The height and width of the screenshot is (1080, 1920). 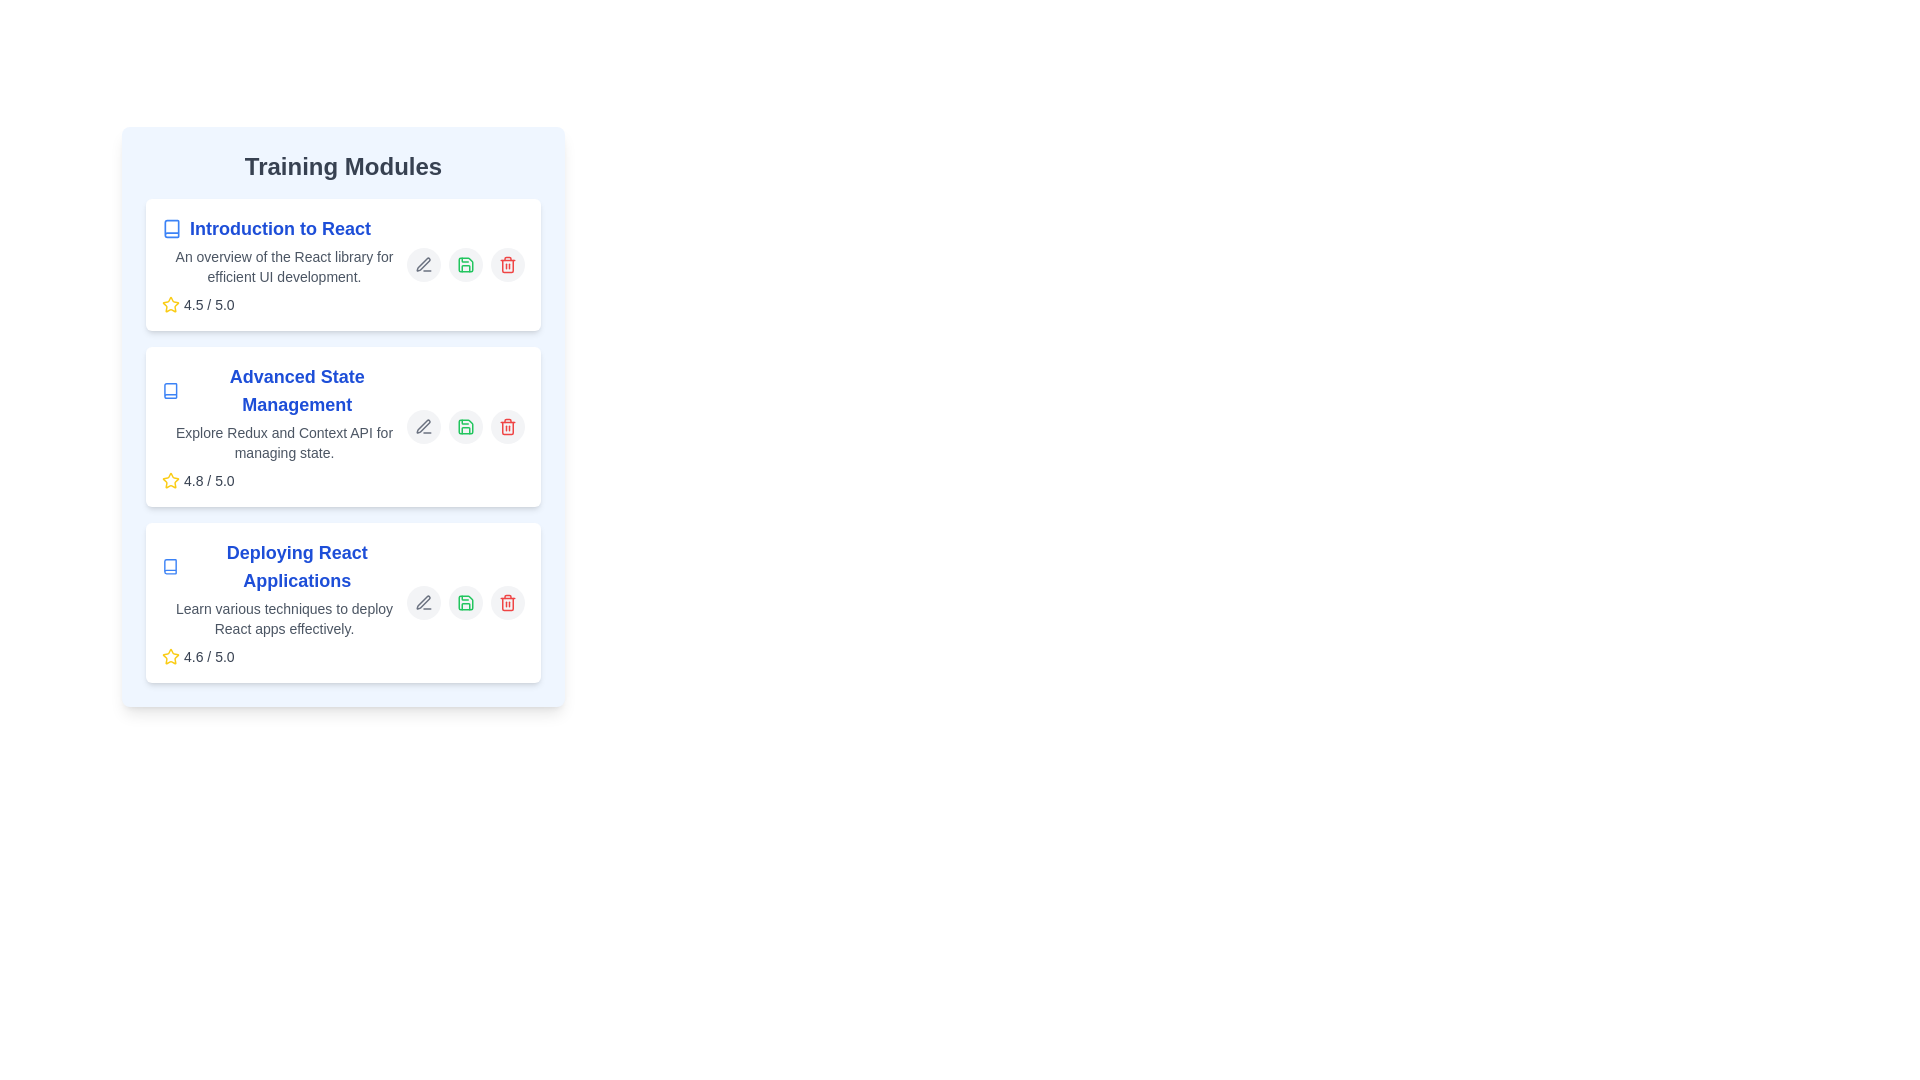 I want to click on the text label displaying the rating '4.8 / 5.0' in gray font, which is located in the second module card labeled 'Advanced State Management', to the right of a yellow star icon, so click(x=209, y=481).